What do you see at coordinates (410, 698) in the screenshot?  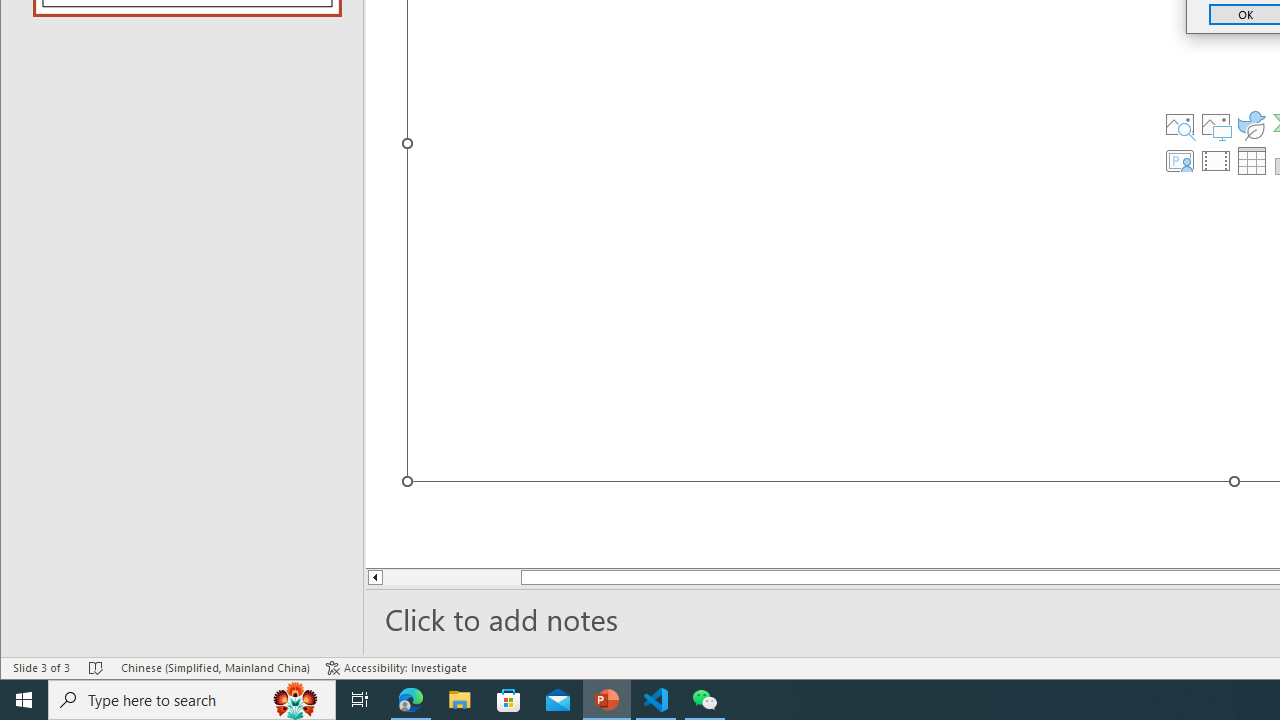 I see `'Microsoft Edge - 1 running window'` at bounding box center [410, 698].